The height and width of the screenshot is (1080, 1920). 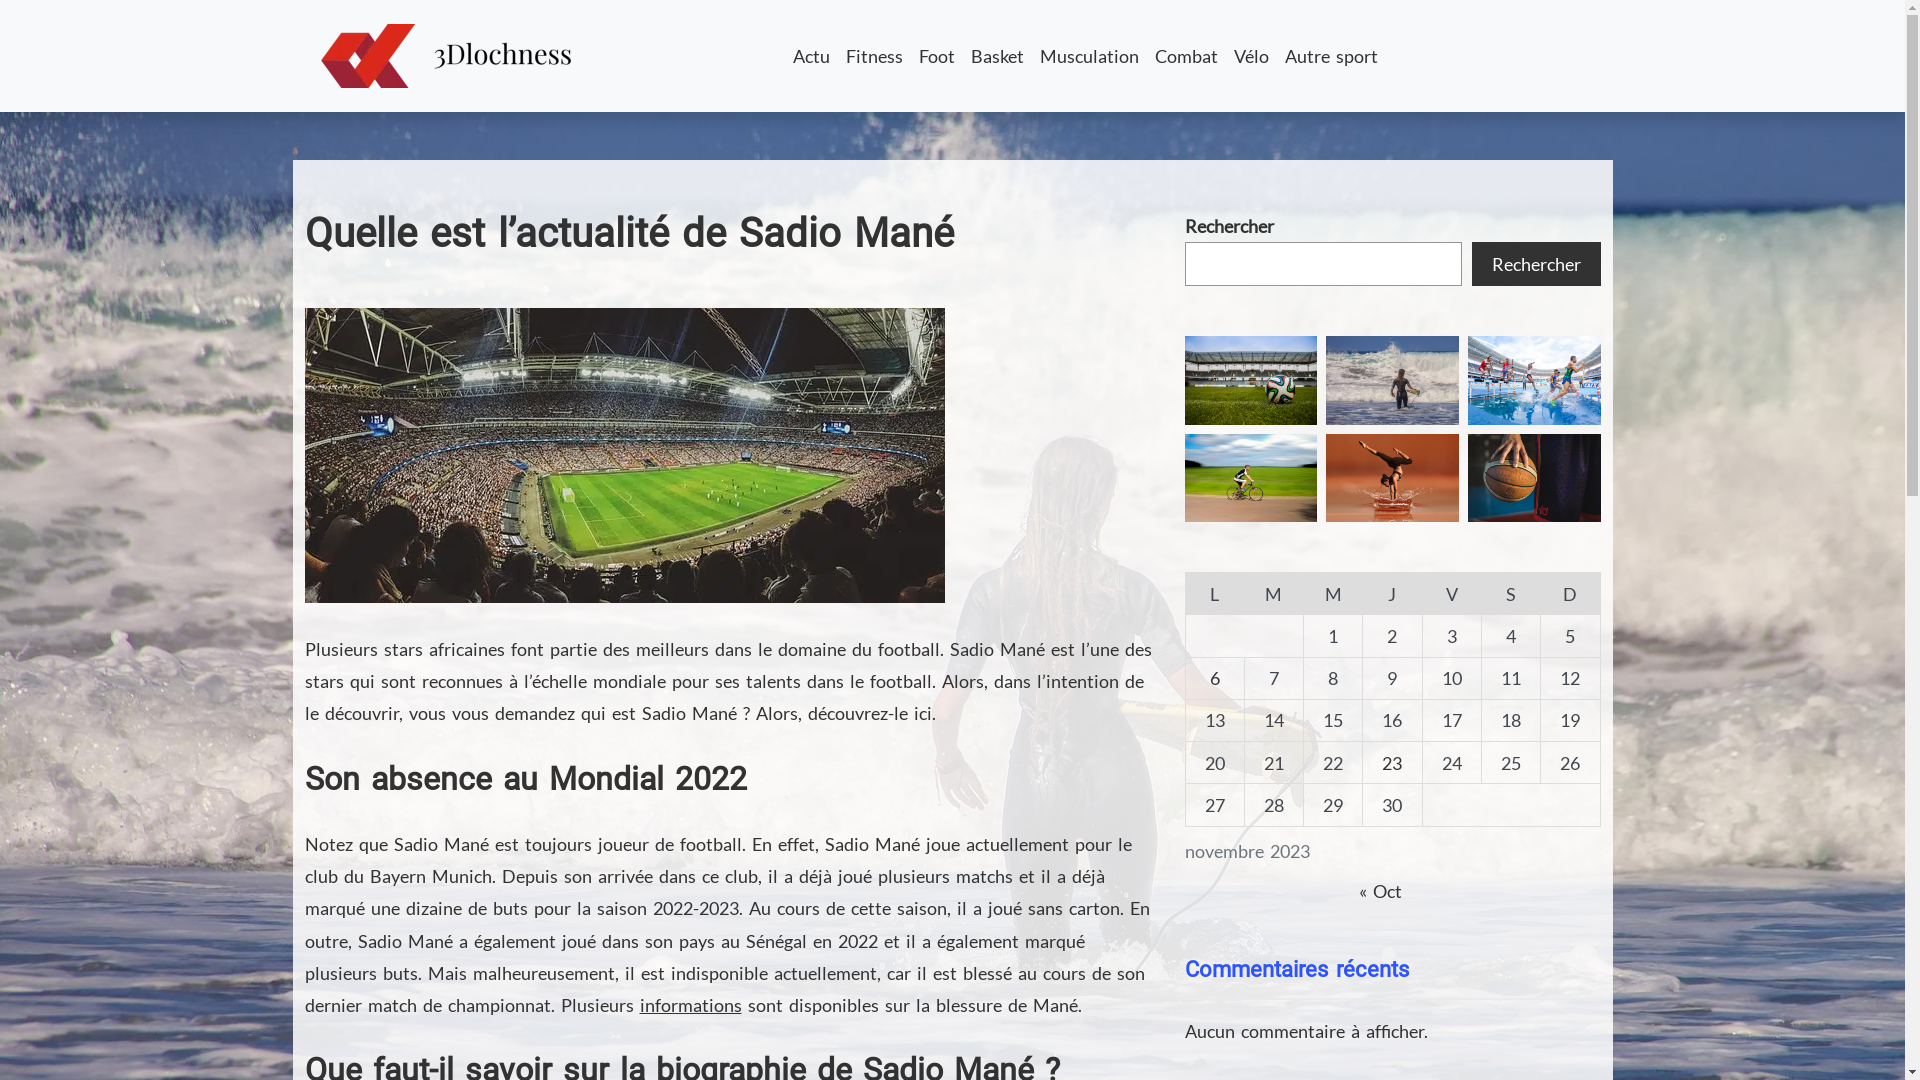 What do you see at coordinates (1186, 55) in the screenshot?
I see `'Combat'` at bounding box center [1186, 55].